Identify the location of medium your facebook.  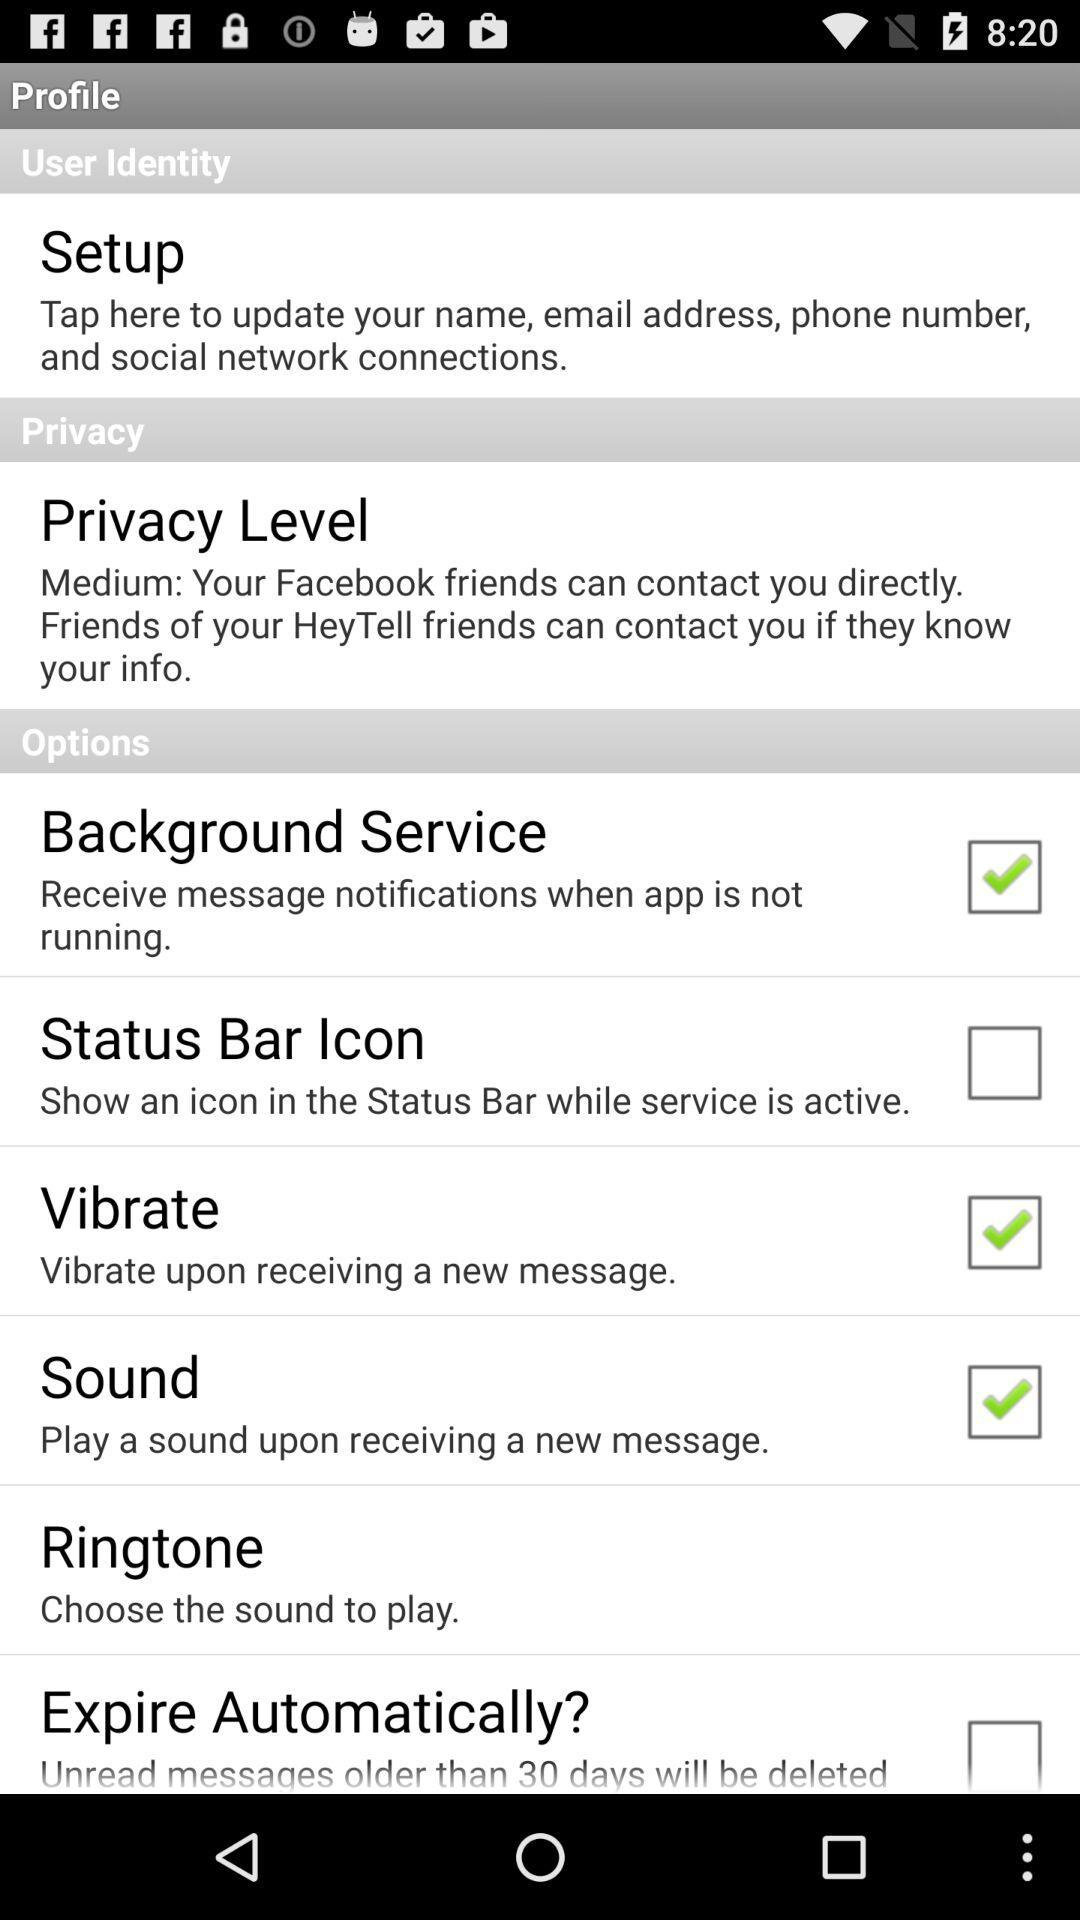
(537, 623).